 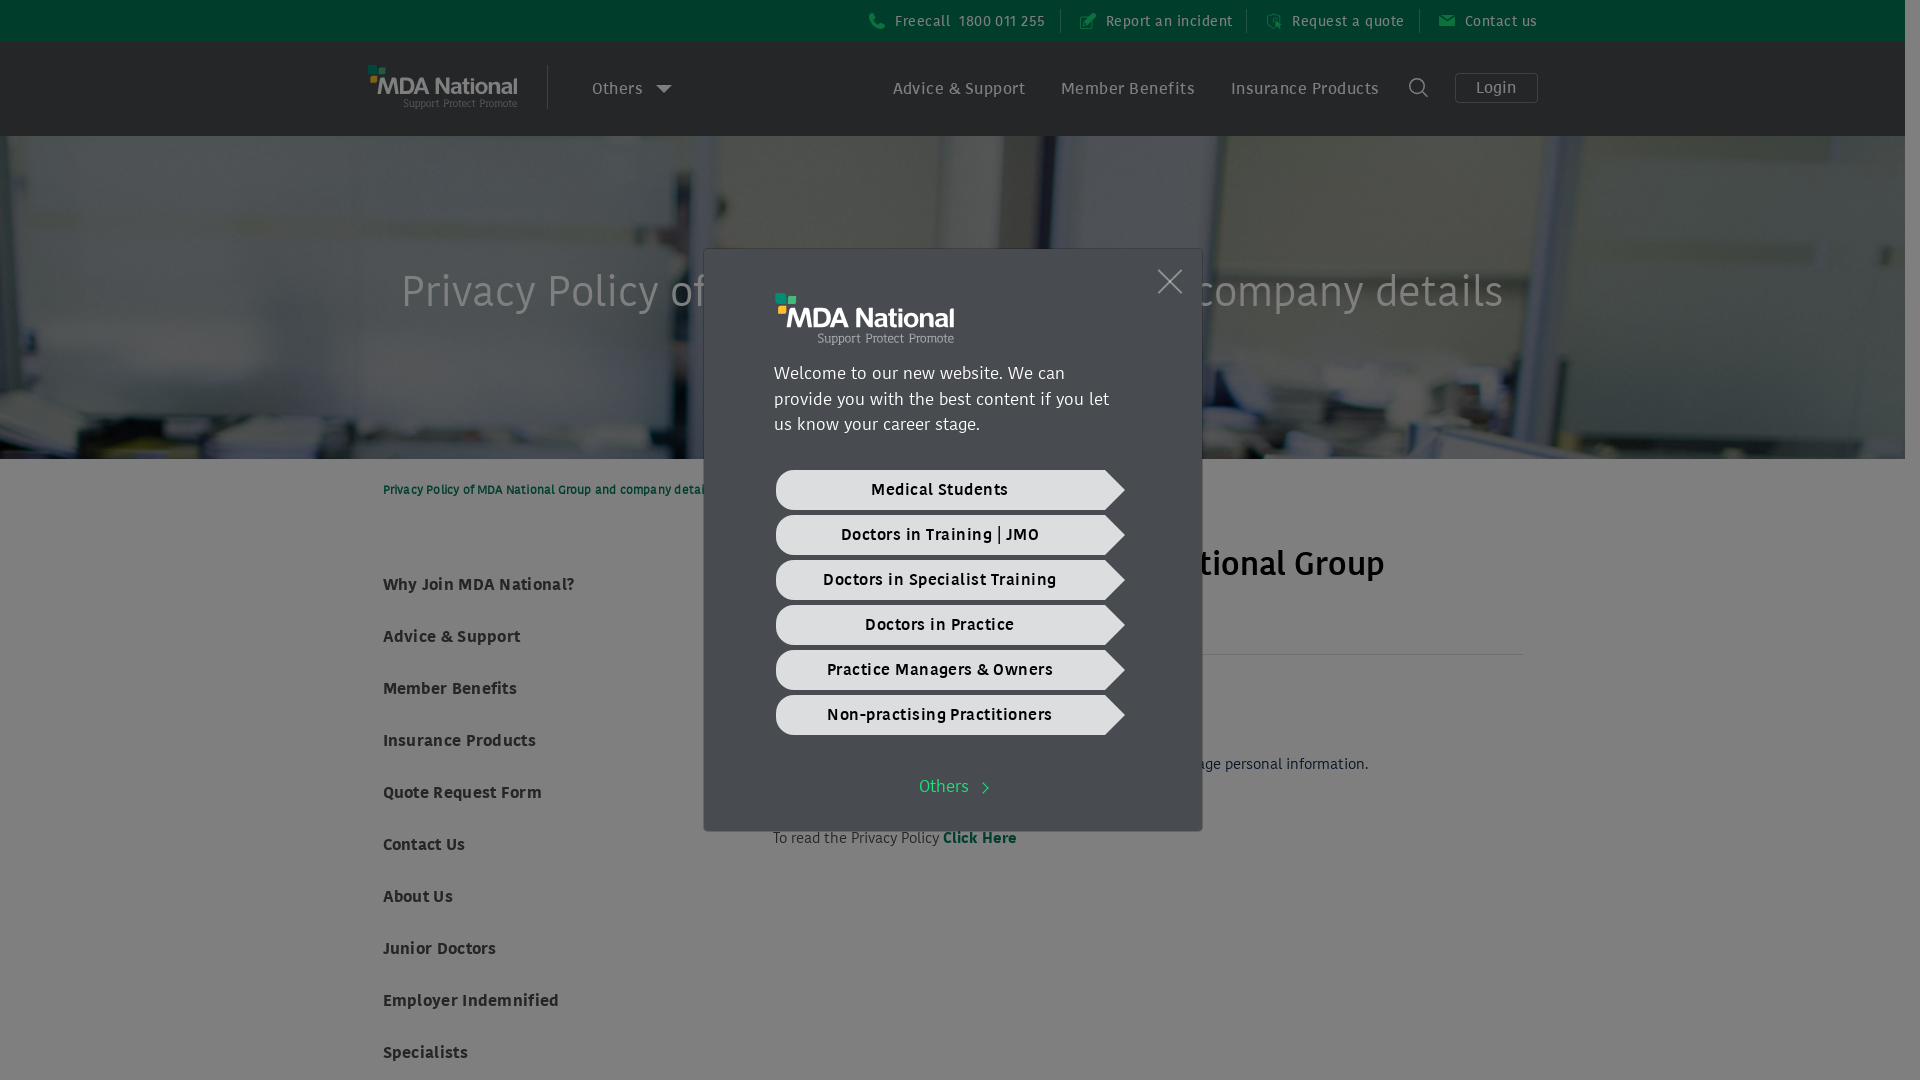 I want to click on 'Contact us', so click(x=1478, y=20).